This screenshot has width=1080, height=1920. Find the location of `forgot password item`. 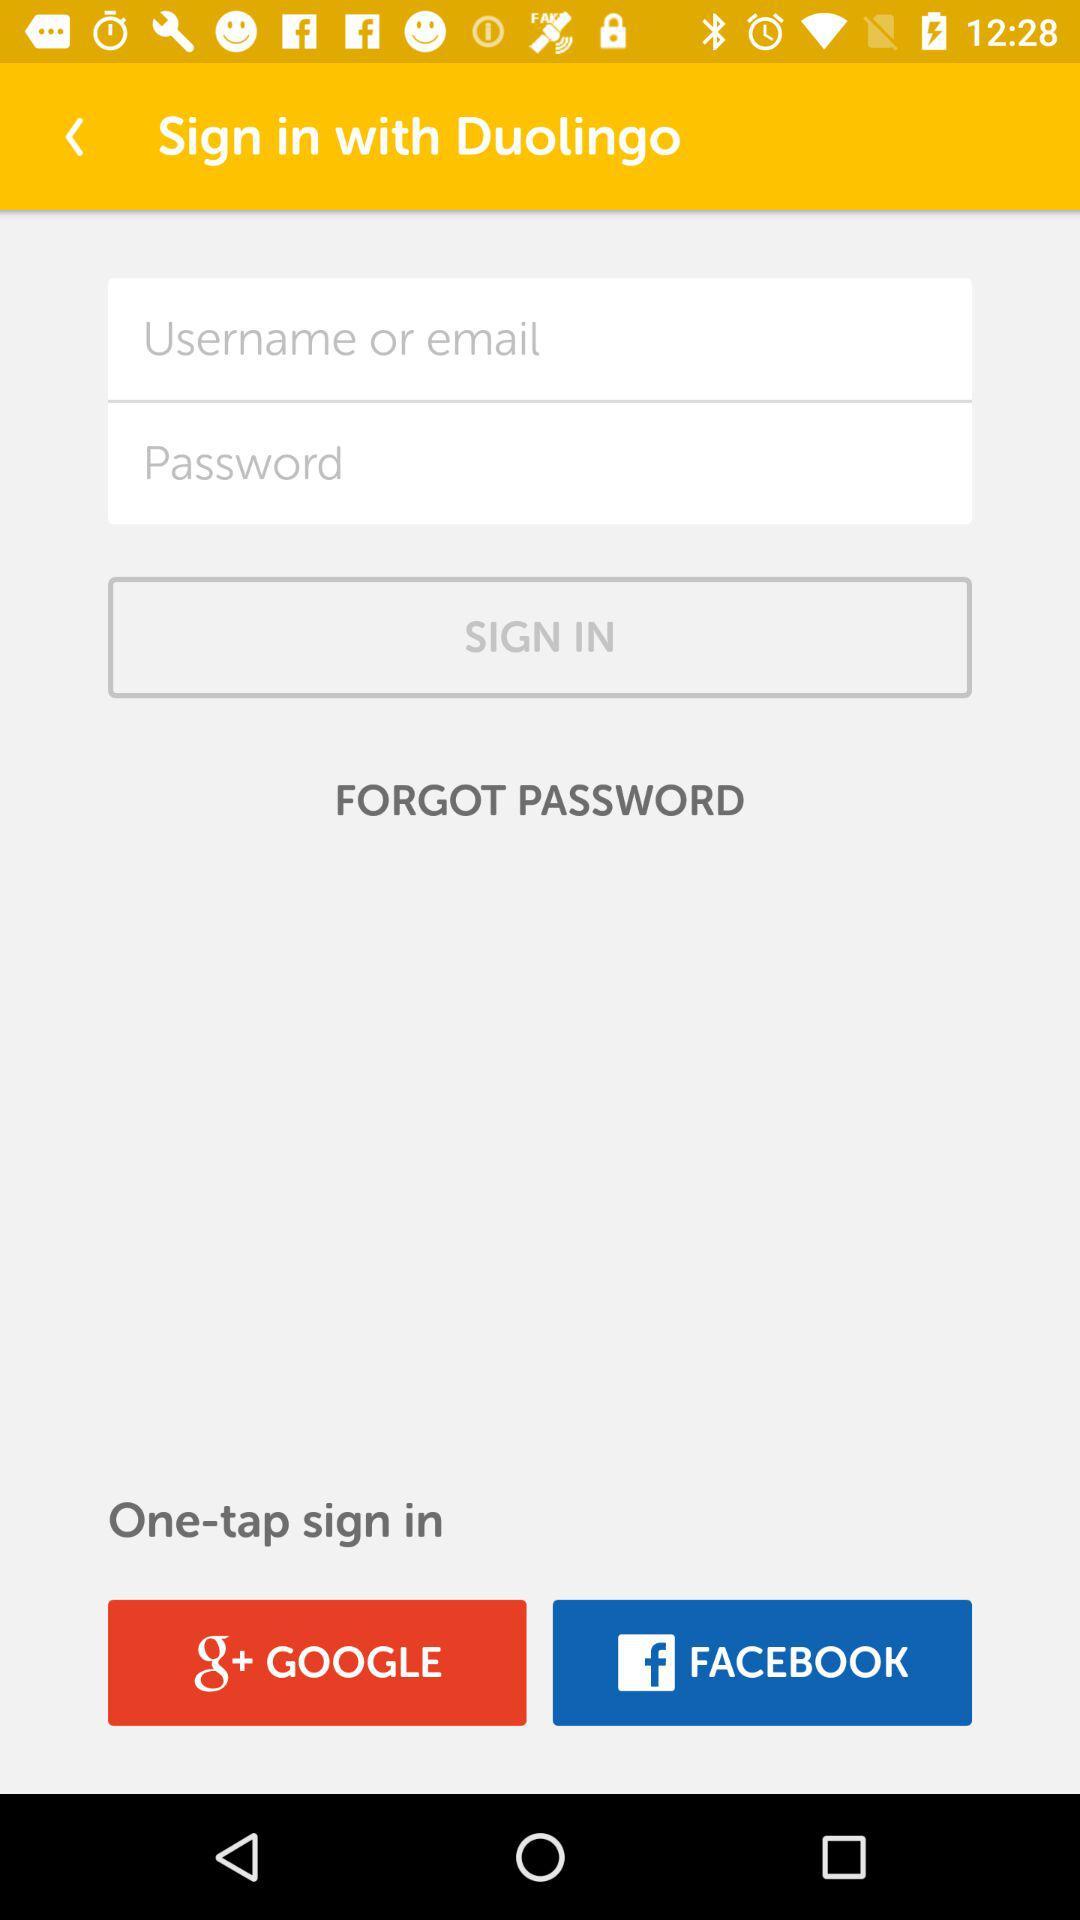

forgot password item is located at coordinates (540, 801).